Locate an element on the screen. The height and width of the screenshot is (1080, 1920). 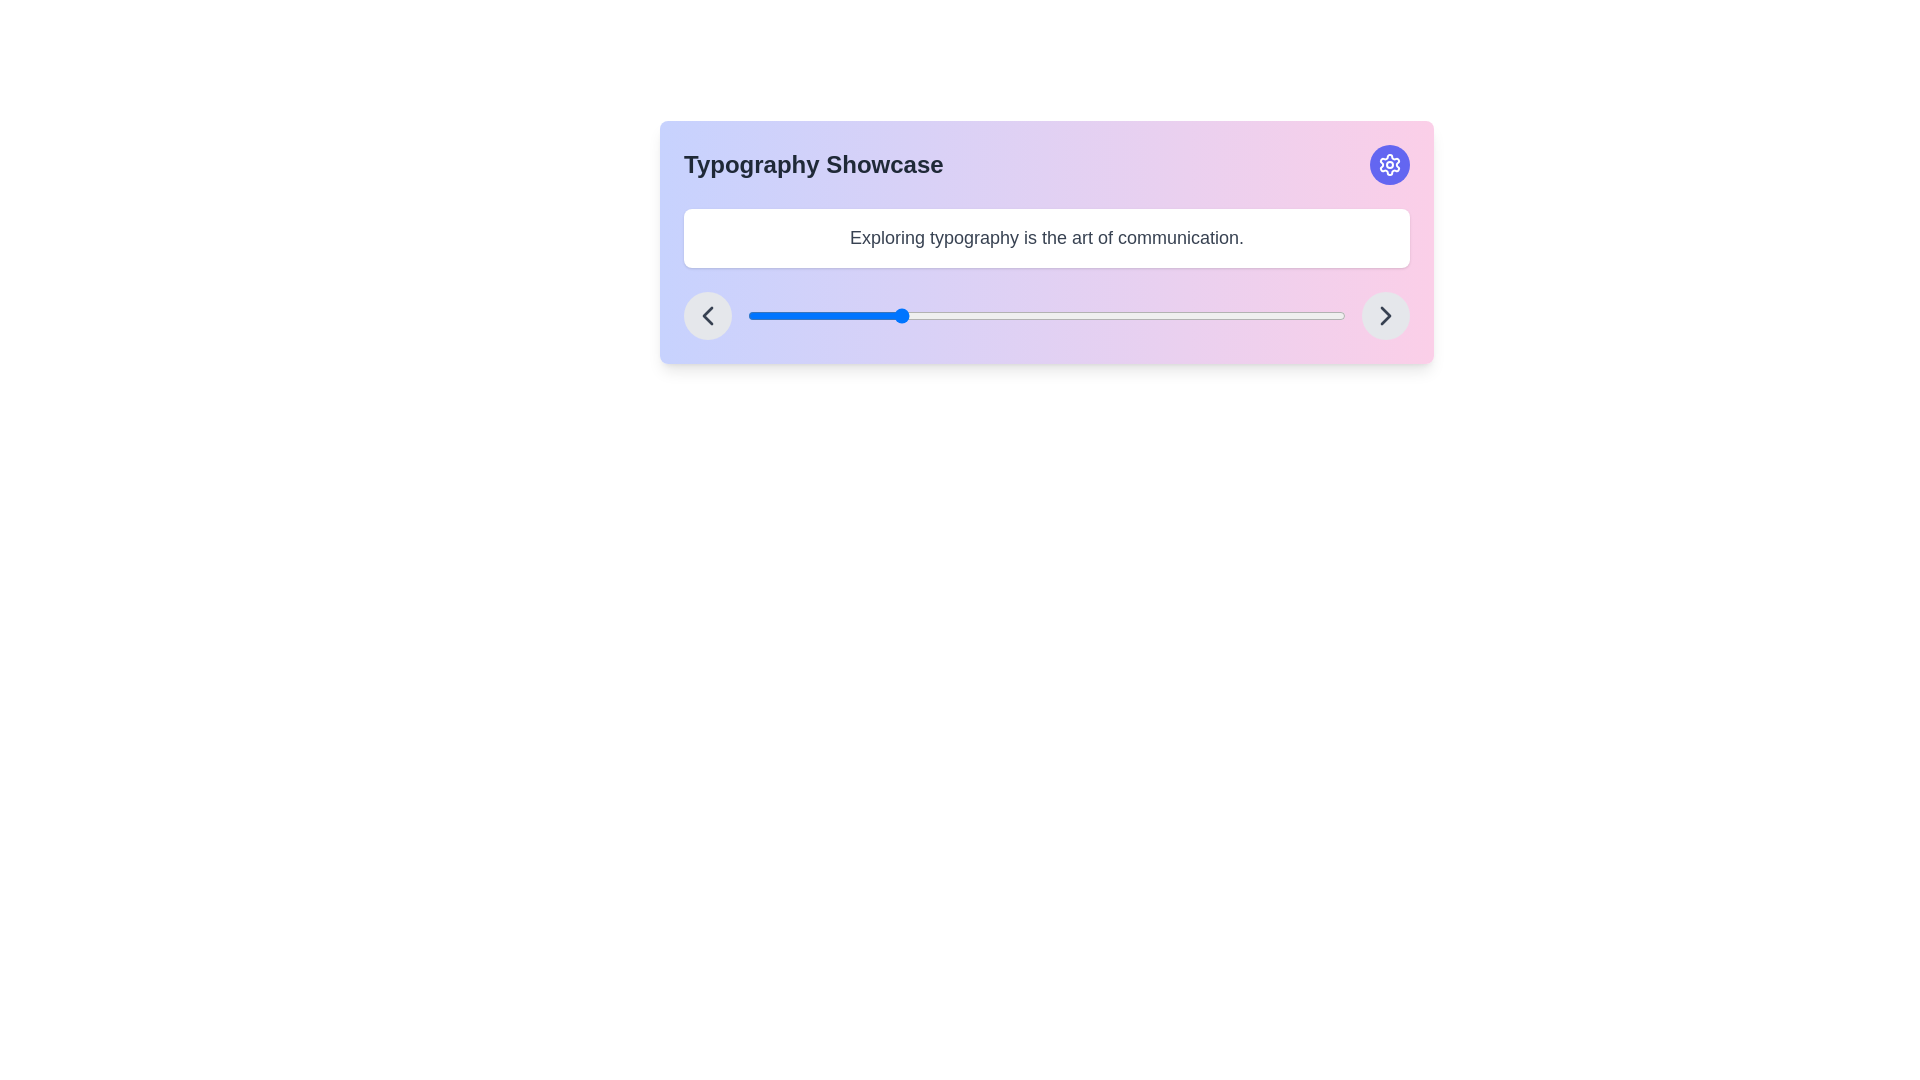
the label containing the text 'Exploring typography is the art of communication.' which has a white background, rounded corners, and is located beneath the title 'Typography Showcase' is located at coordinates (1045, 237).